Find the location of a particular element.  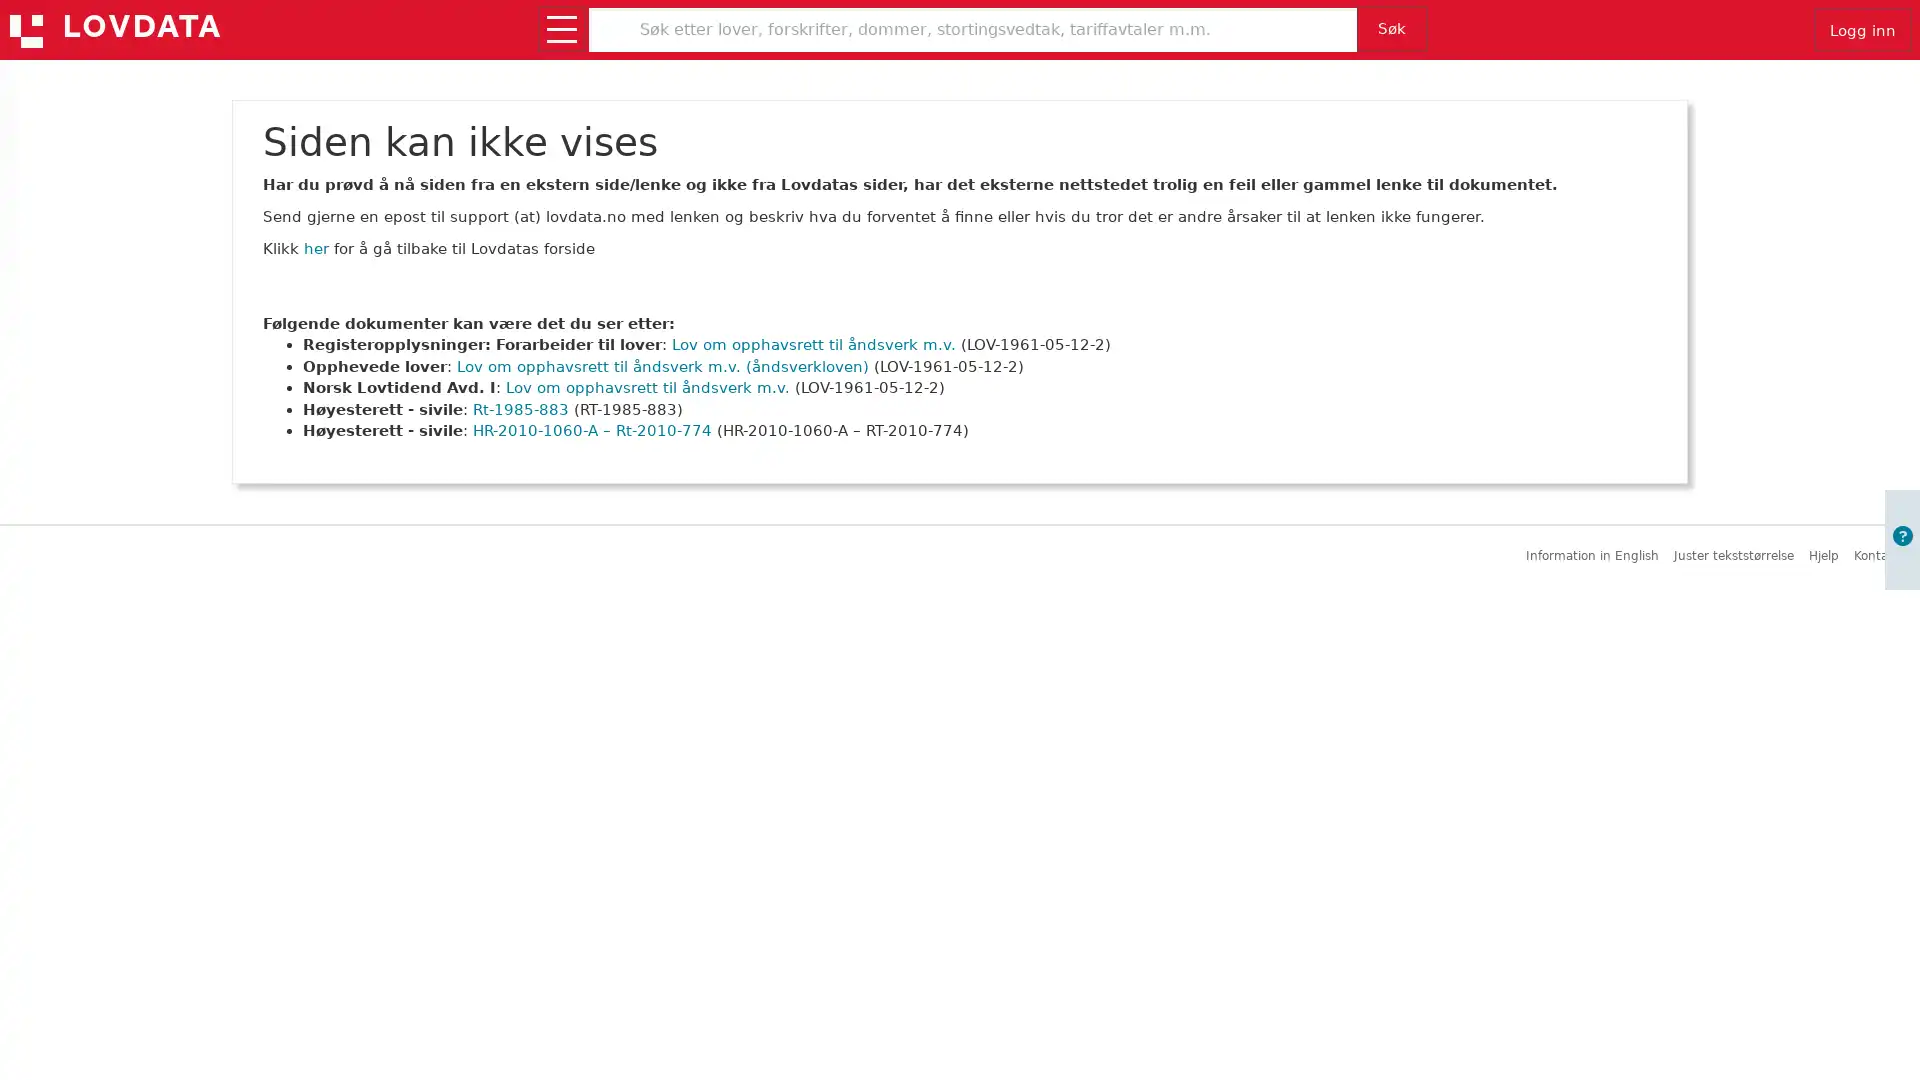

Sk is located at coordinates (1390, 29).